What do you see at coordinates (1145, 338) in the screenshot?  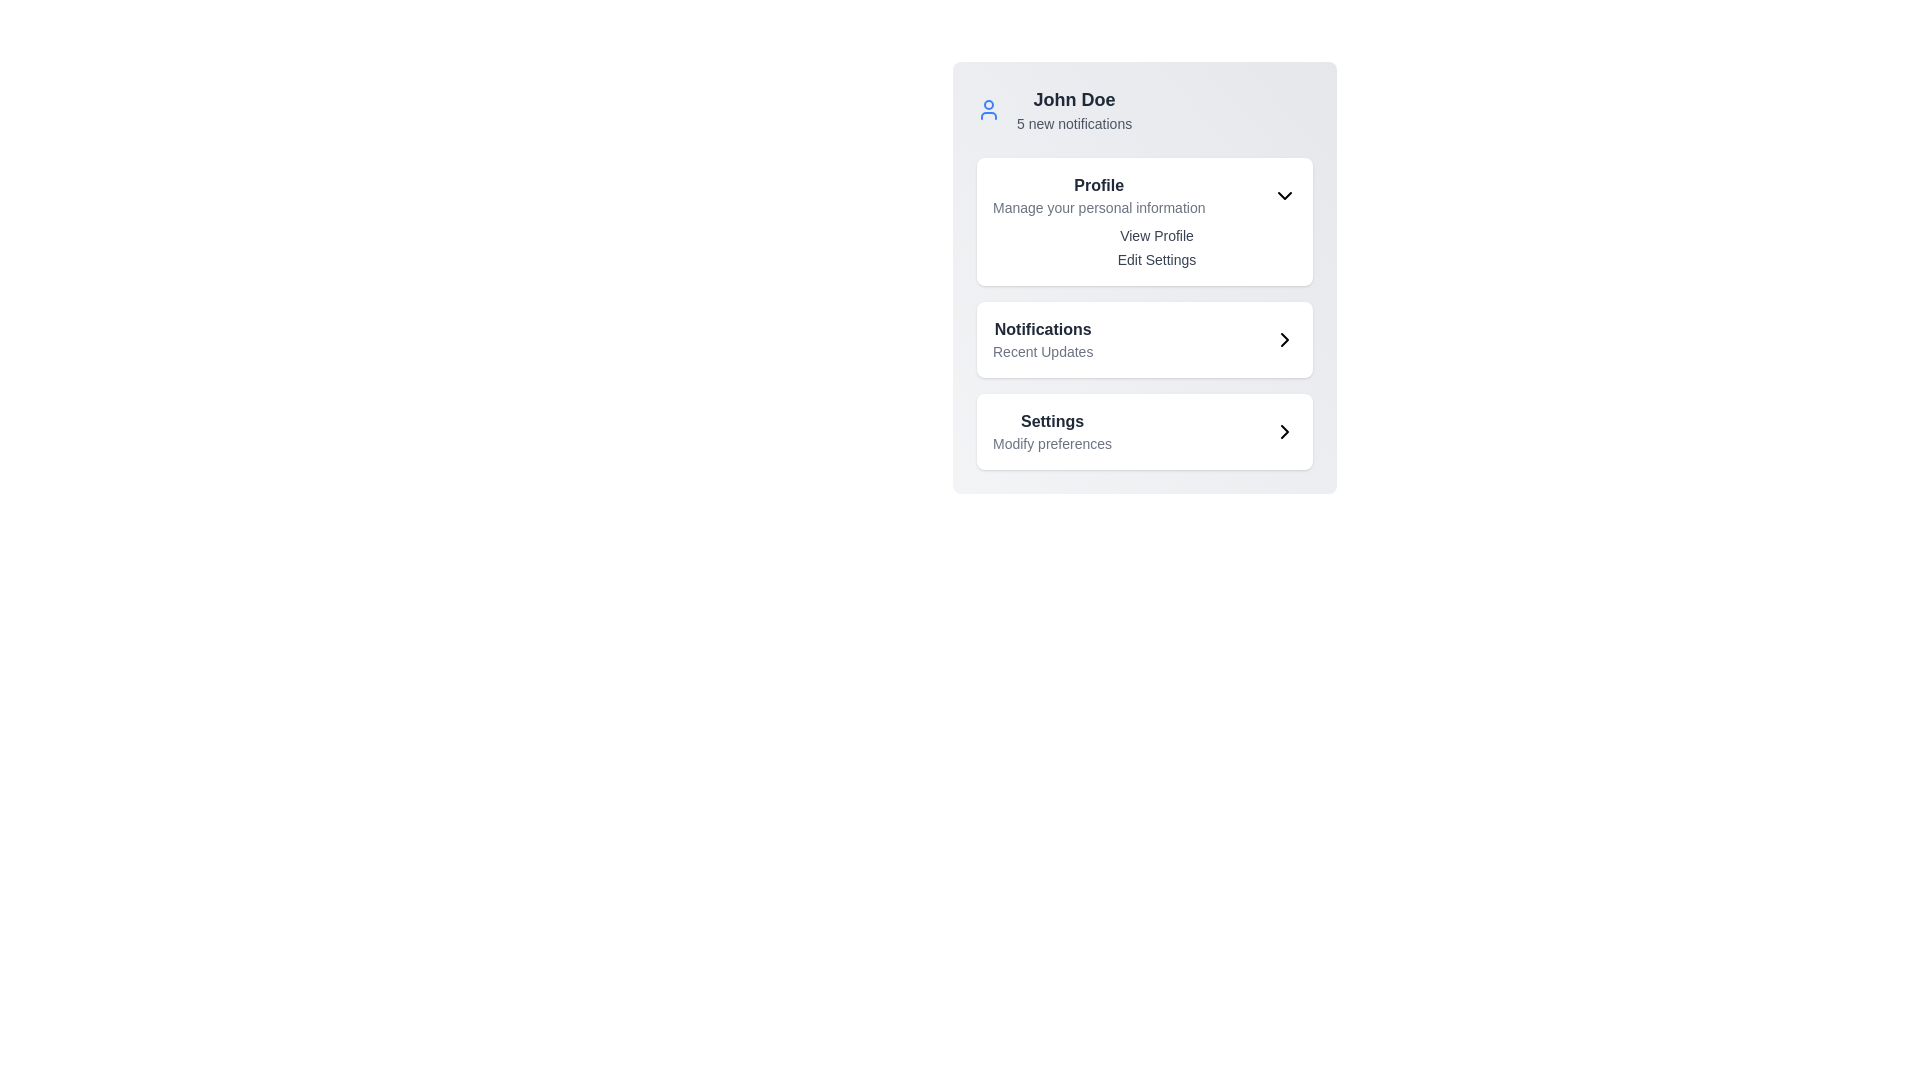 I see `the second card button in the vertical list that navigates to the detailed notification page or recent updates section for keyboard navigation` at bounding box center [1145, 338].